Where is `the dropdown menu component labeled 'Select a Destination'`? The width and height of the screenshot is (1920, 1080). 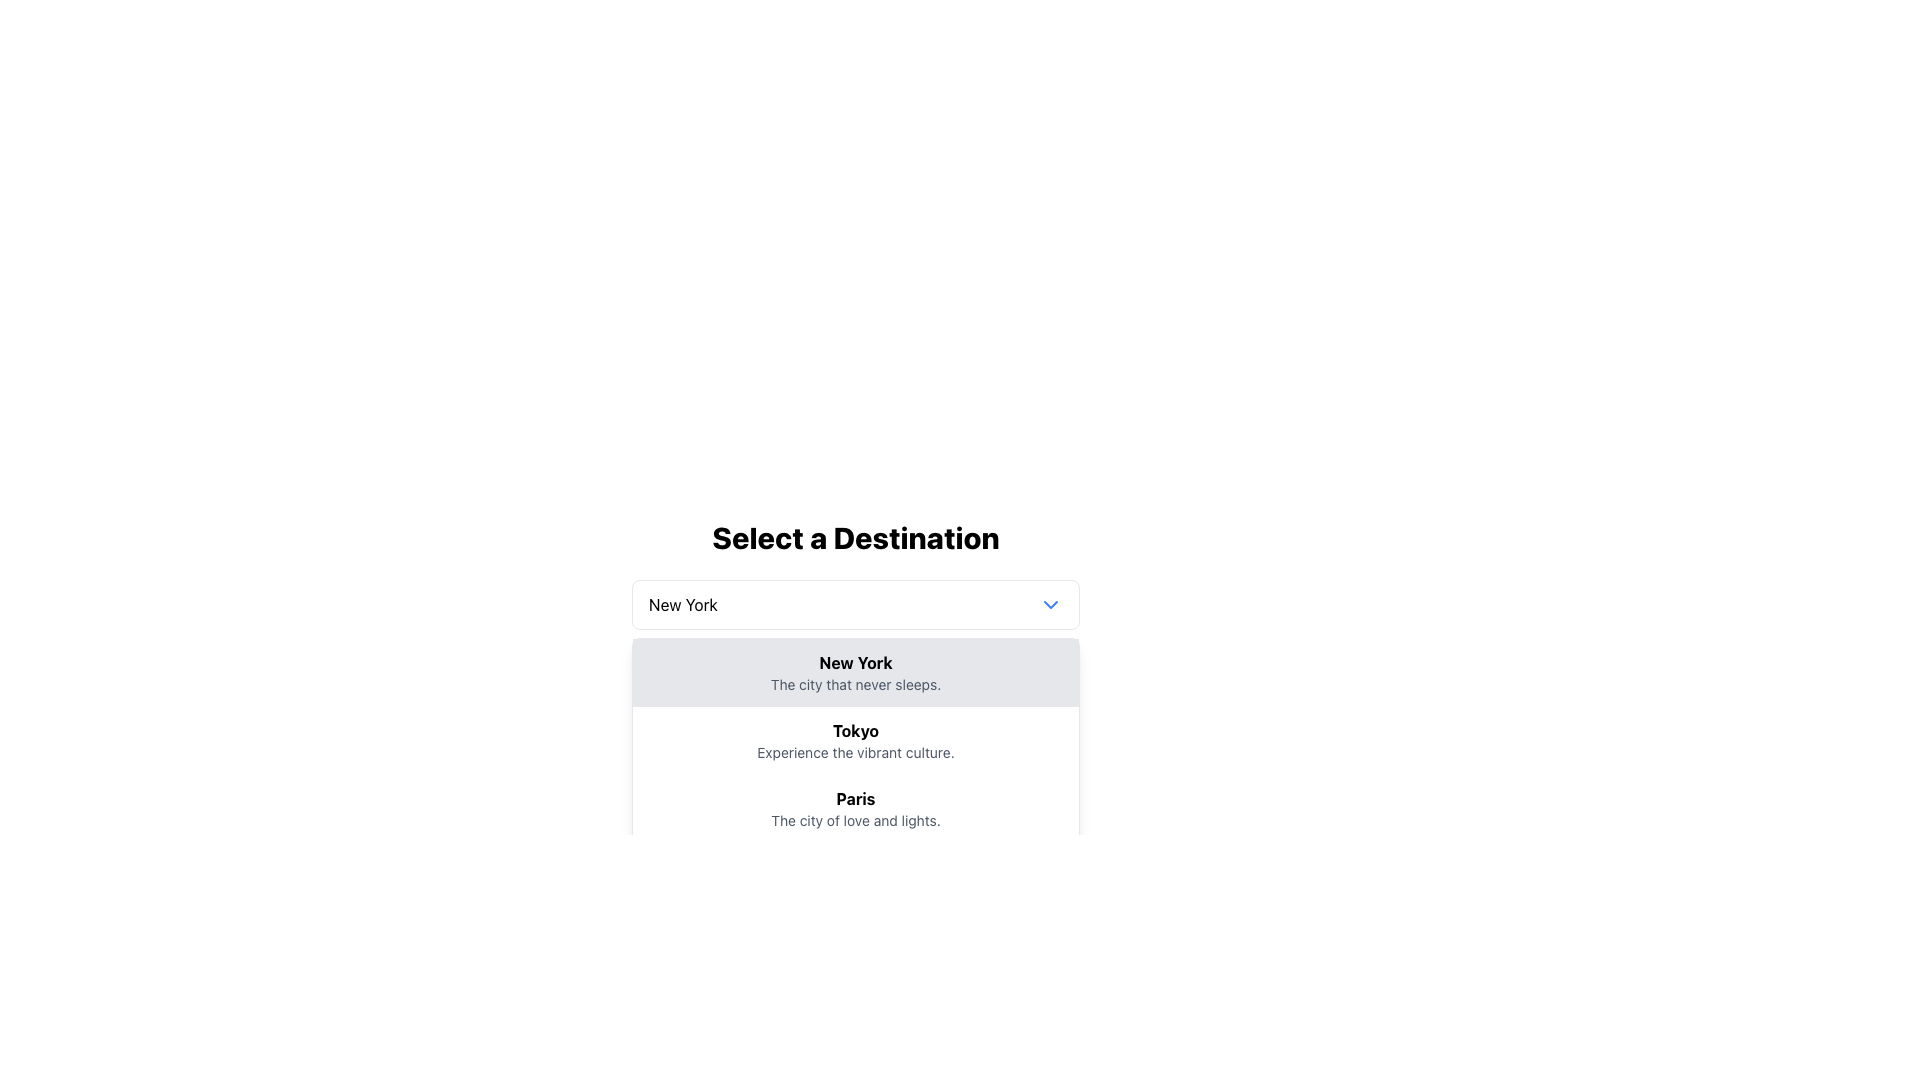
the dropdown menu component labeled 'Select a Destination' is located at coordinates (855, 615).